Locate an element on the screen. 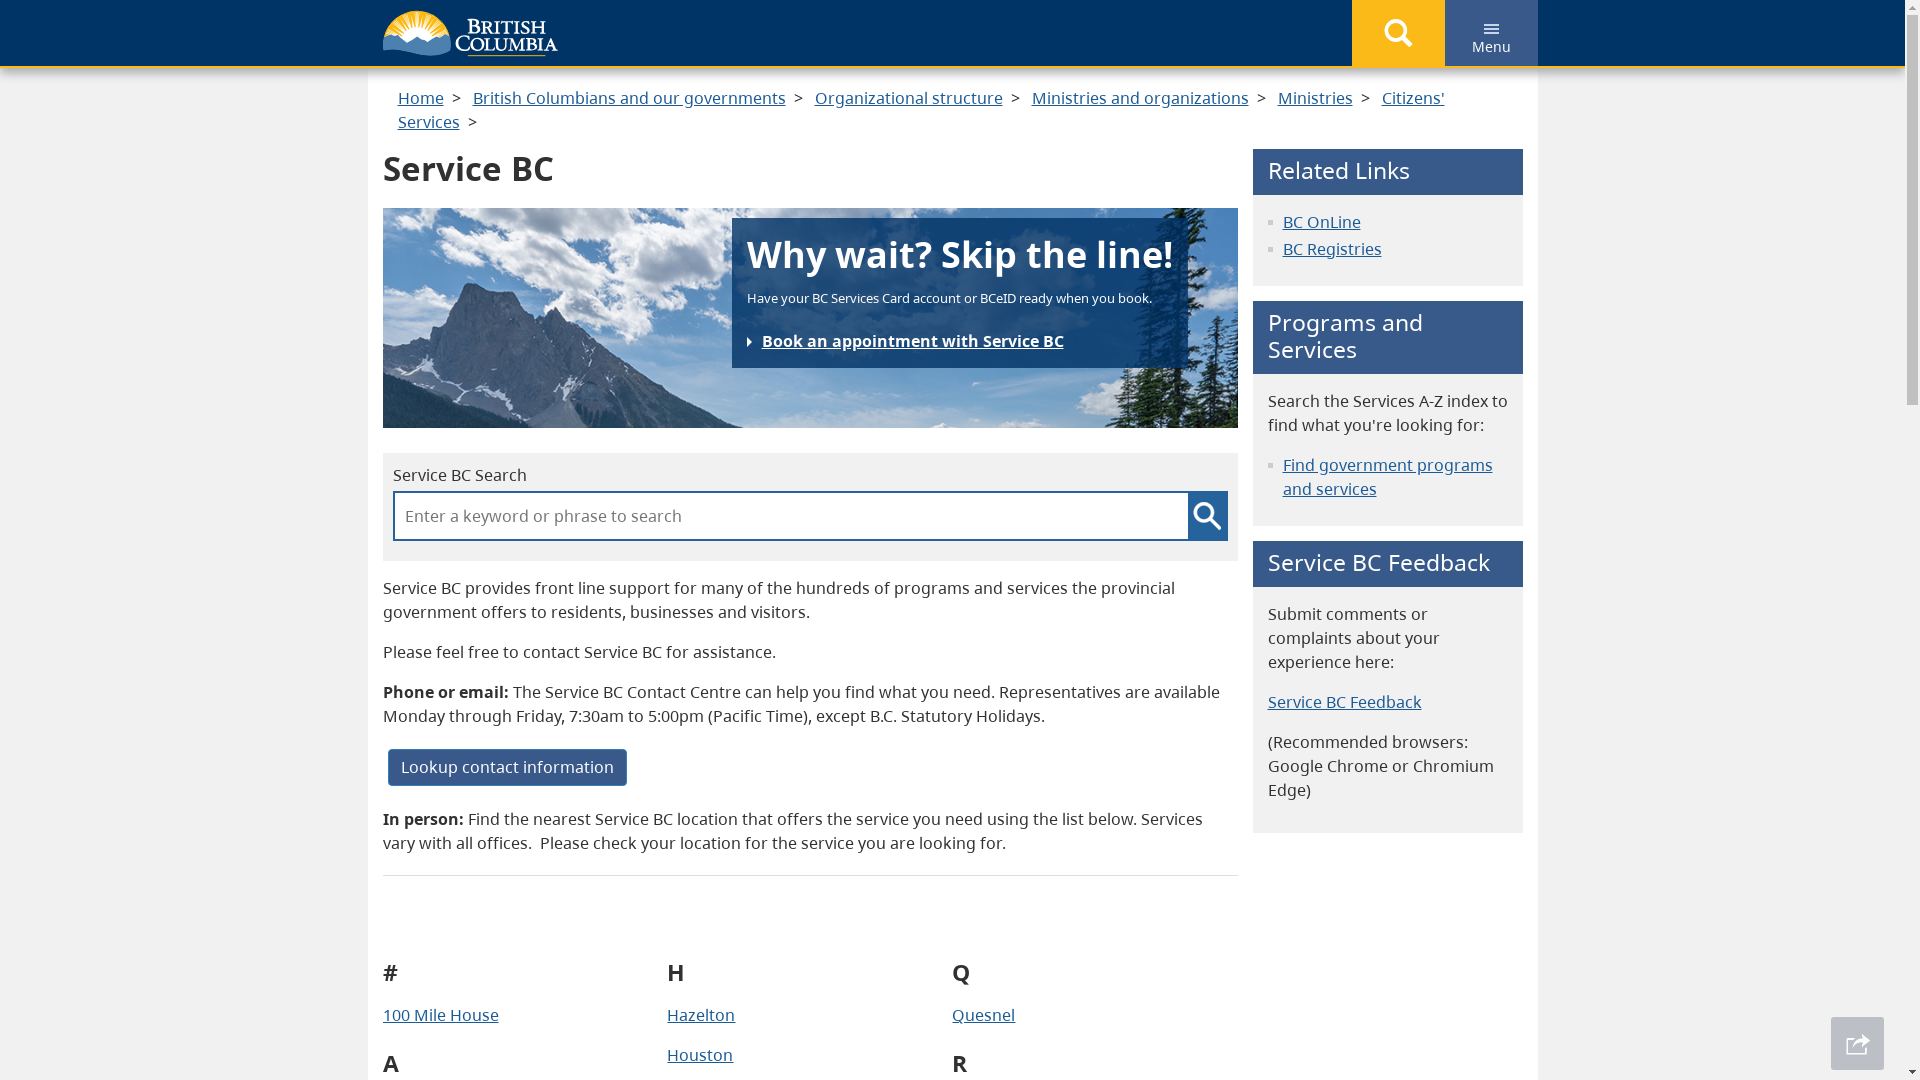  'Ministries and organizations' is located at coordinates (1140, 97).